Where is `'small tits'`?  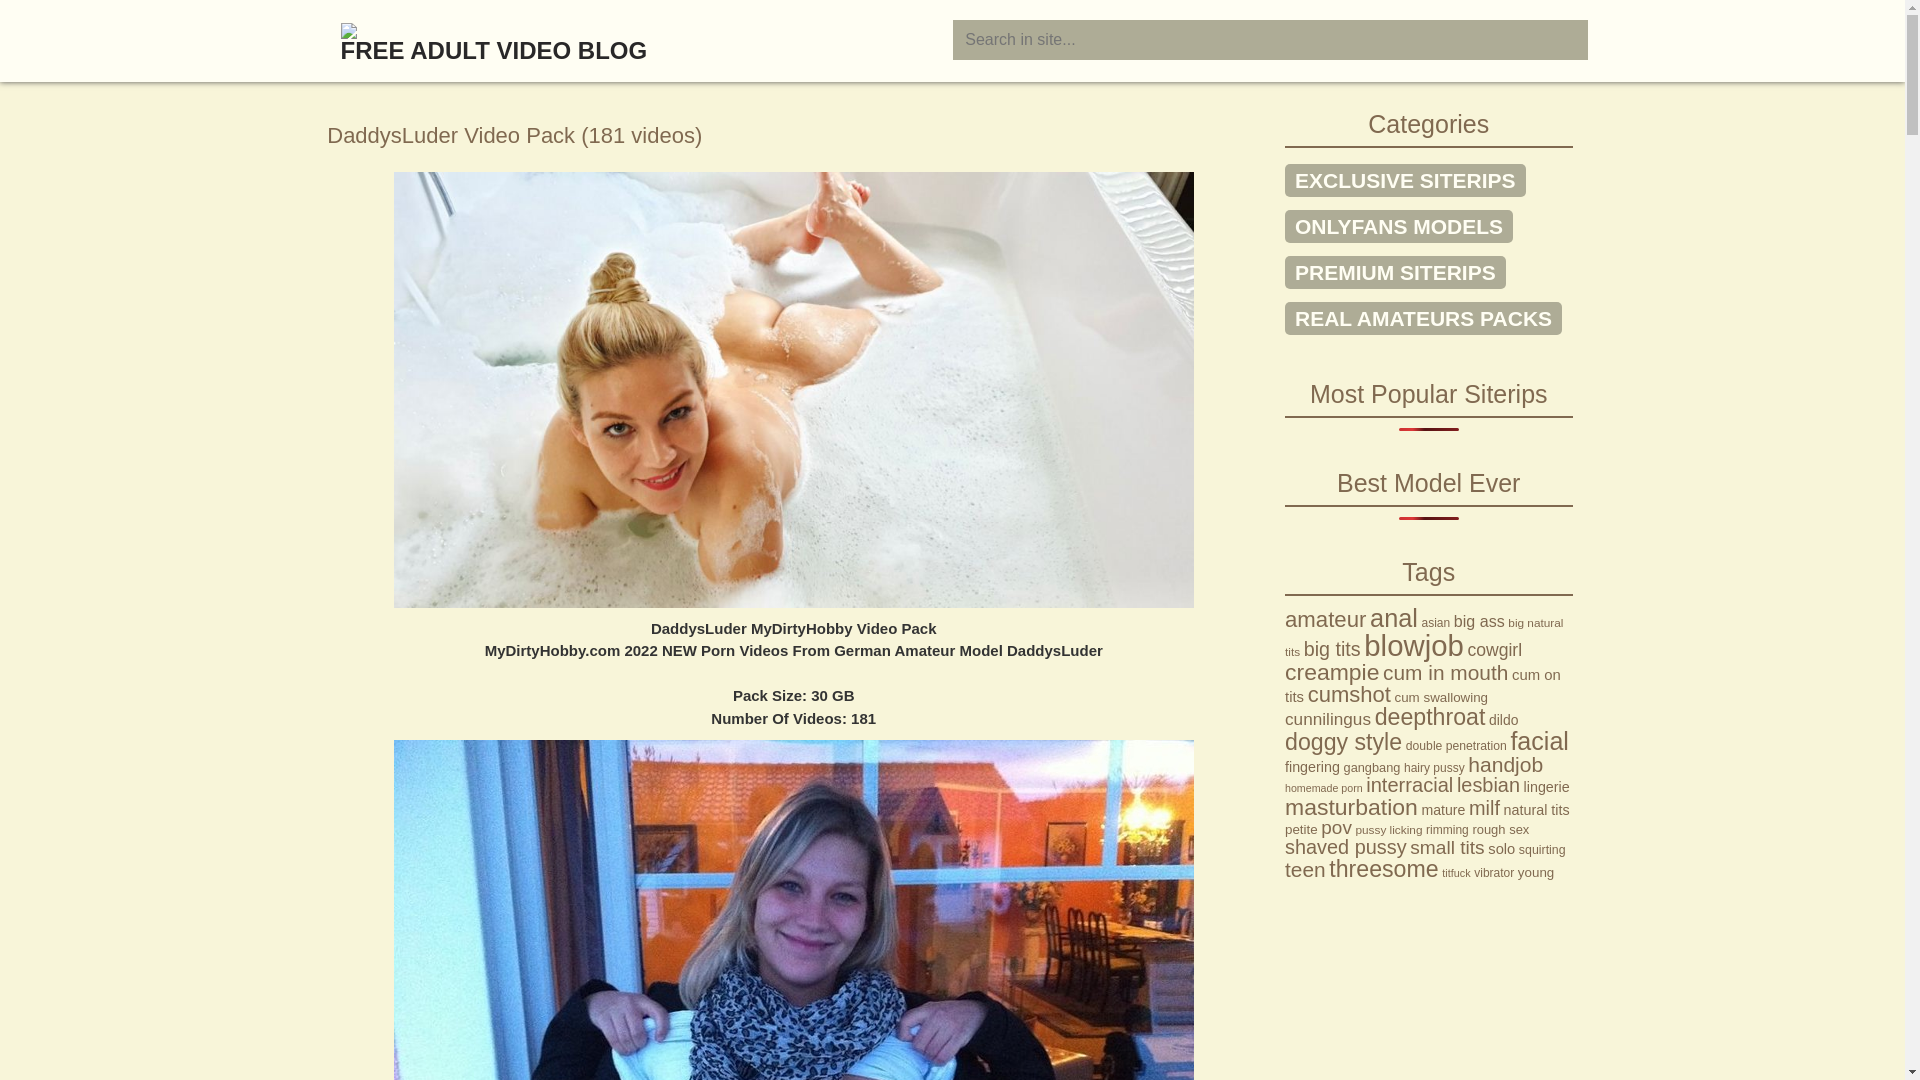 'small tits' is located at coordinates (1446, 847).